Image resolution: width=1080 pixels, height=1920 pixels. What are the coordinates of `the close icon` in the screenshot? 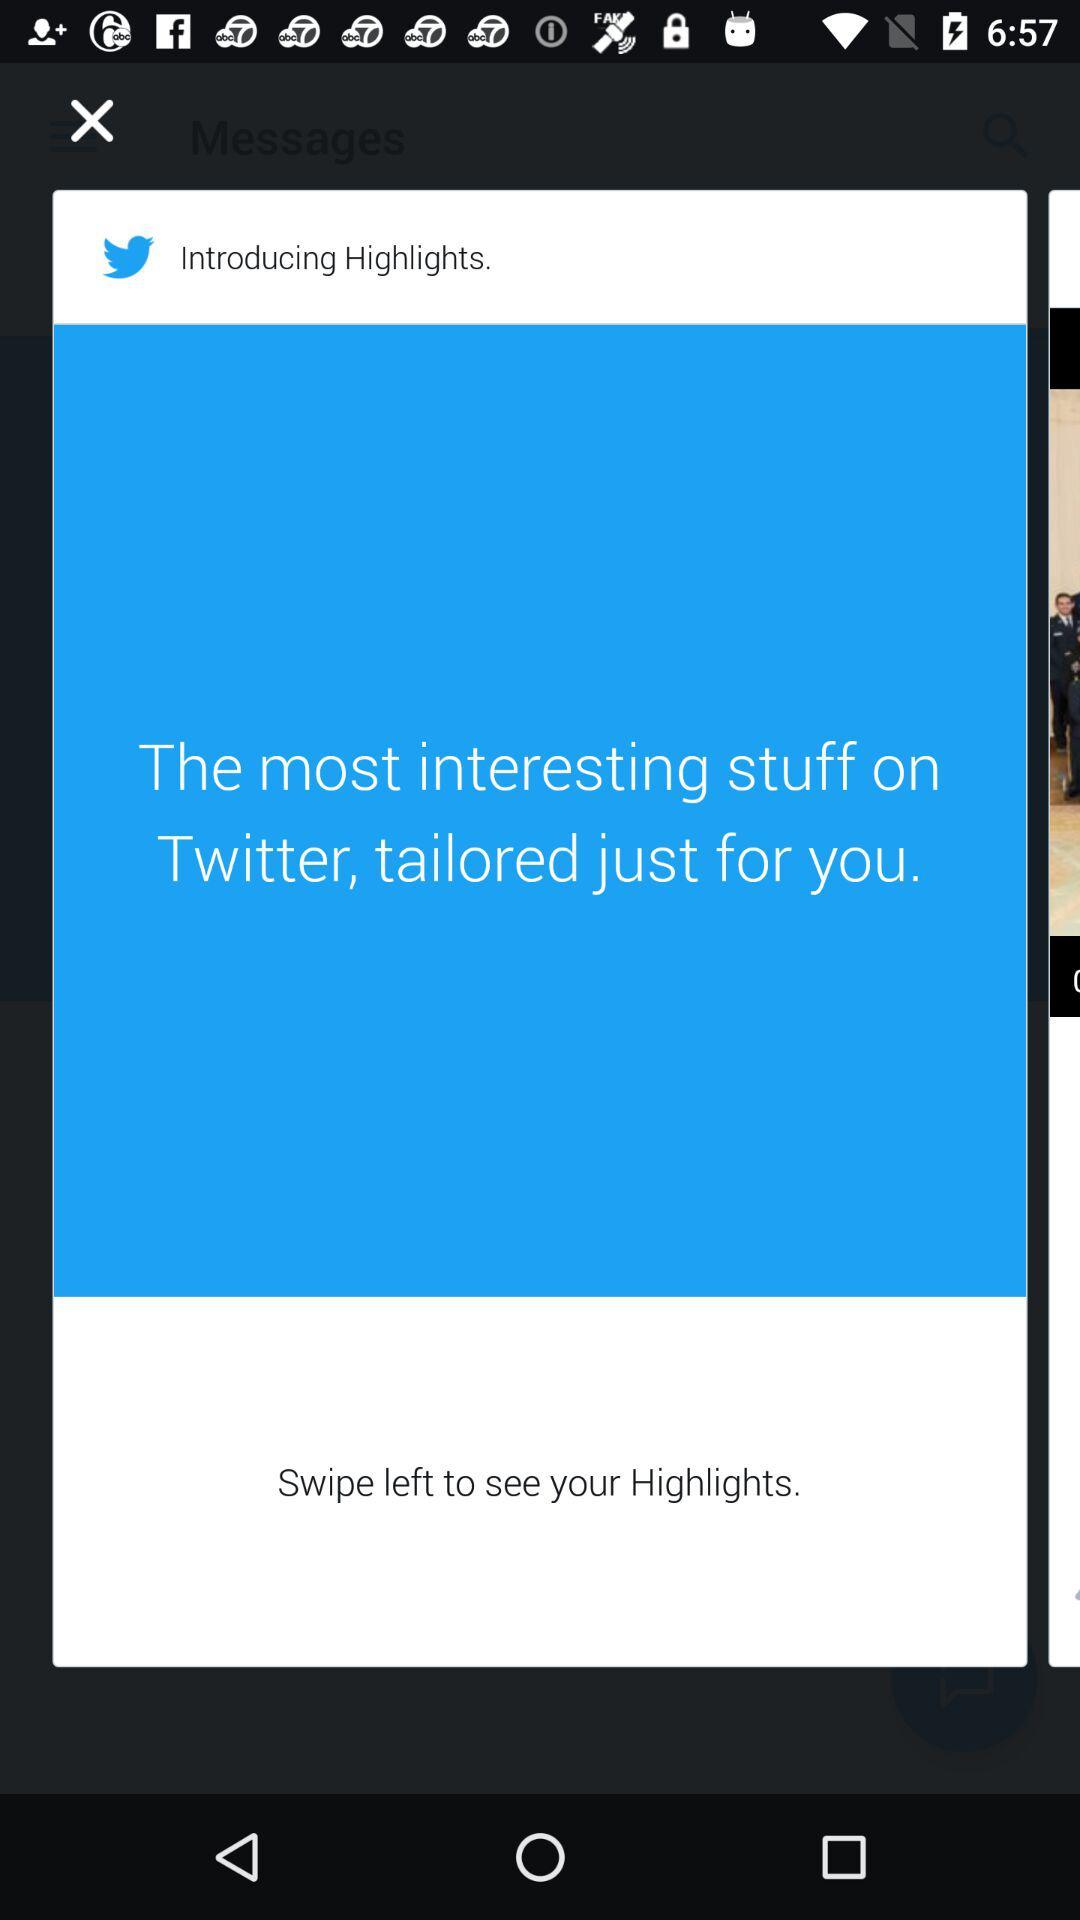 It's located at (92, 119).